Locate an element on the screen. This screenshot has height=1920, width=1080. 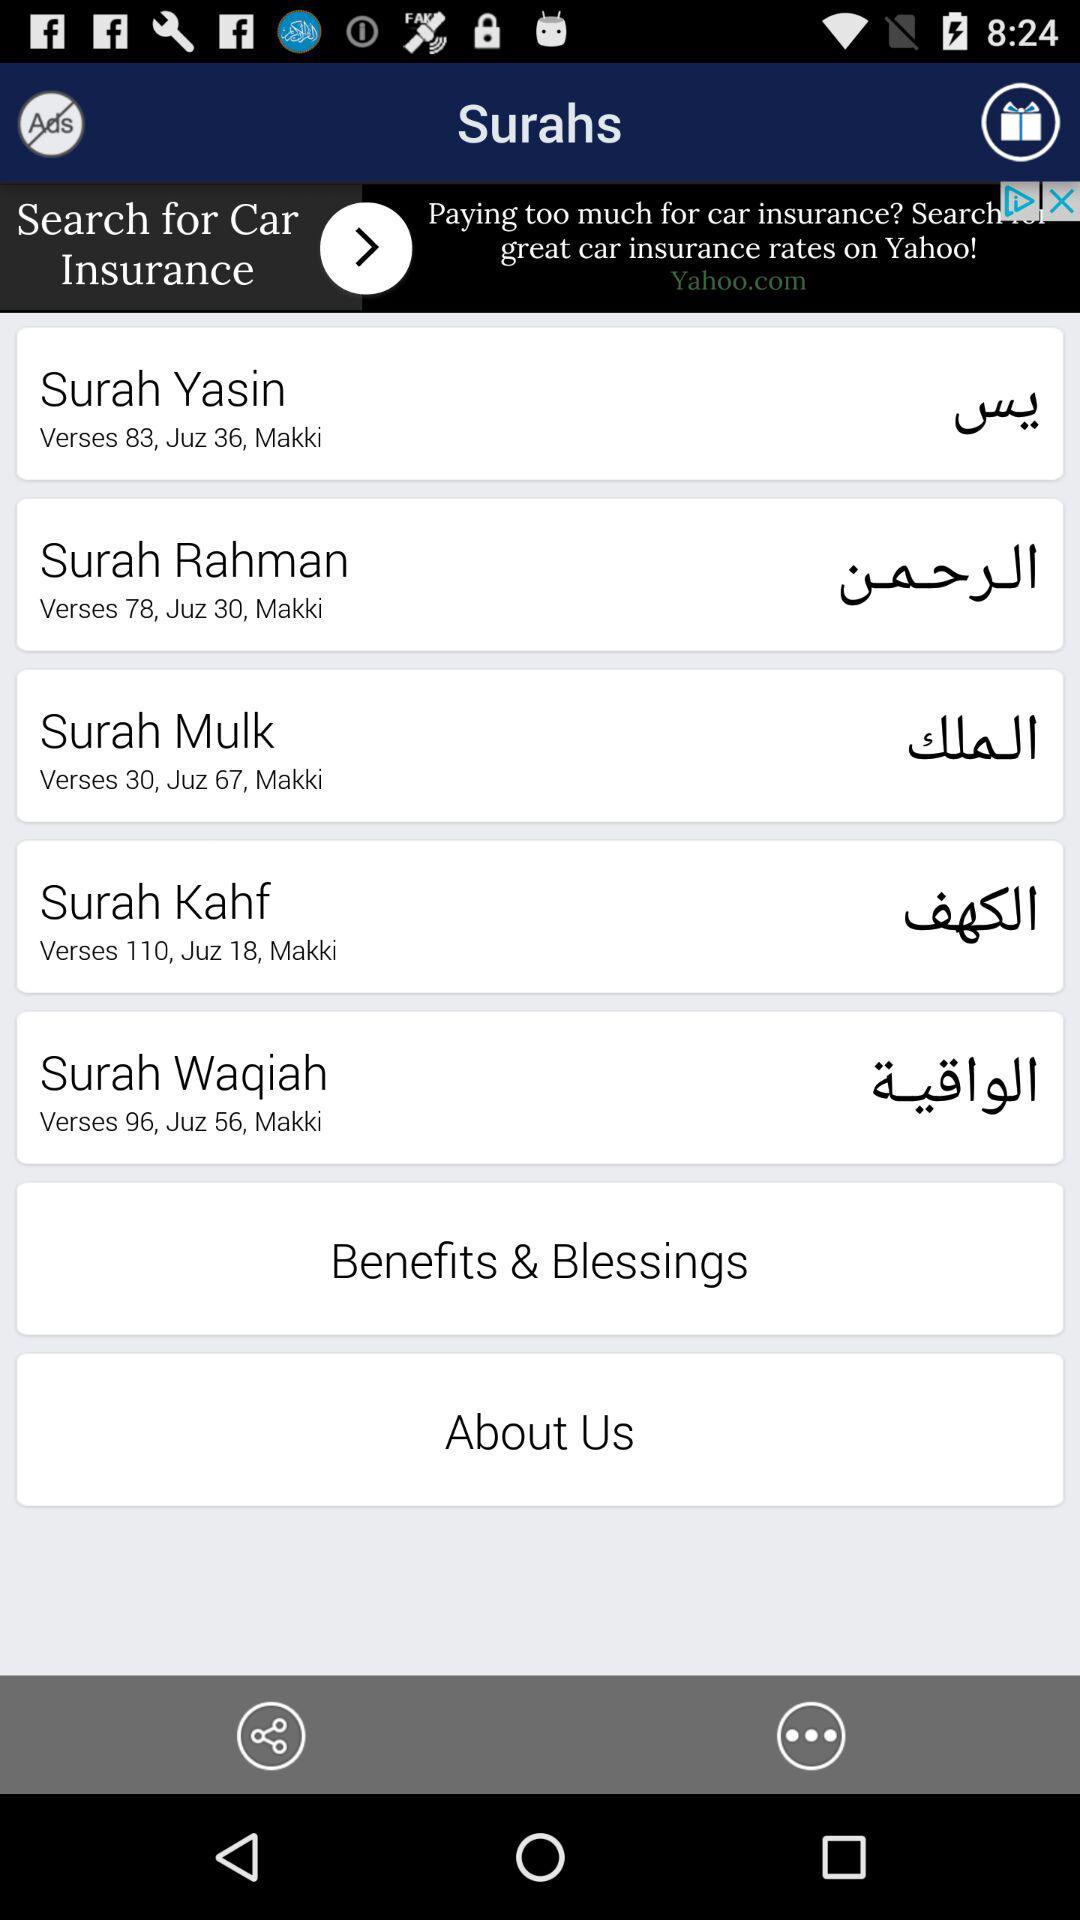
the gift icon is located at coordinates (1020, 129).